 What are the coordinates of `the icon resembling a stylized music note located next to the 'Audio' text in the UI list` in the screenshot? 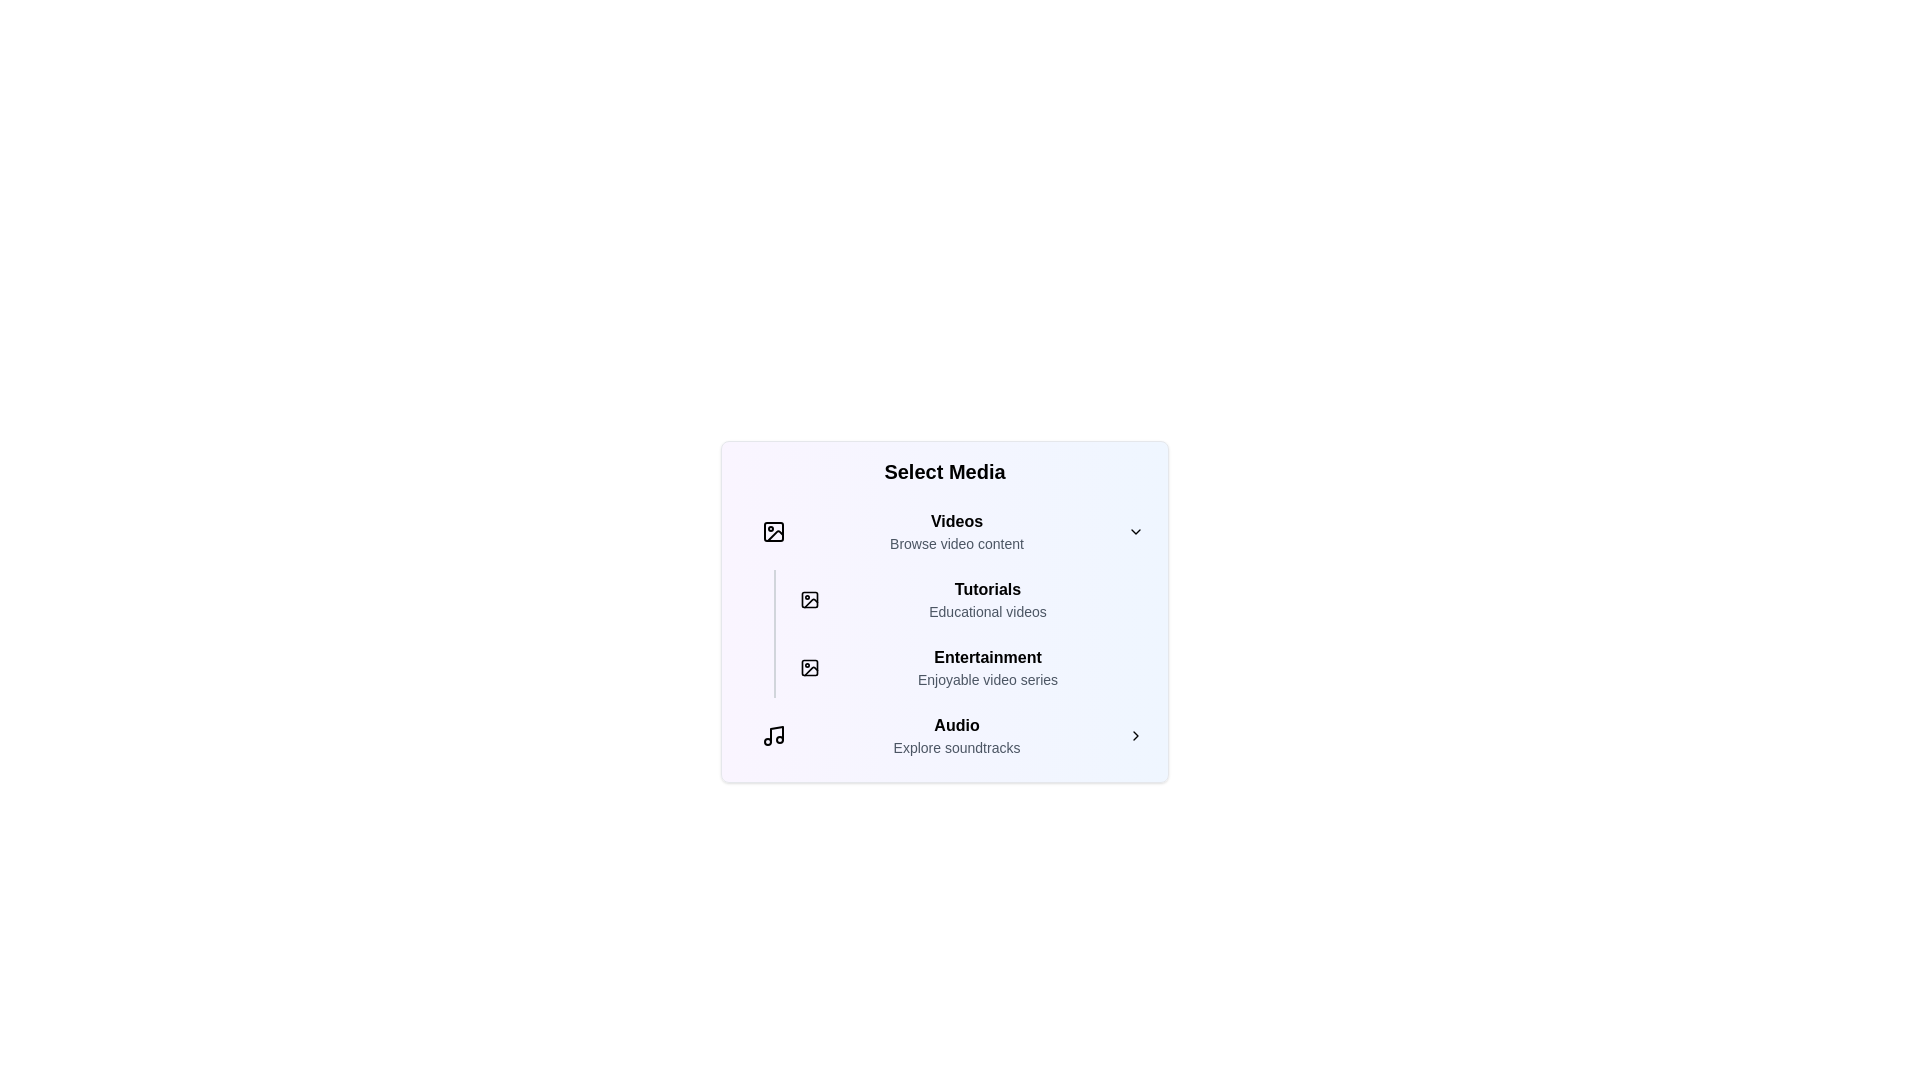 It's located at (776, 734).